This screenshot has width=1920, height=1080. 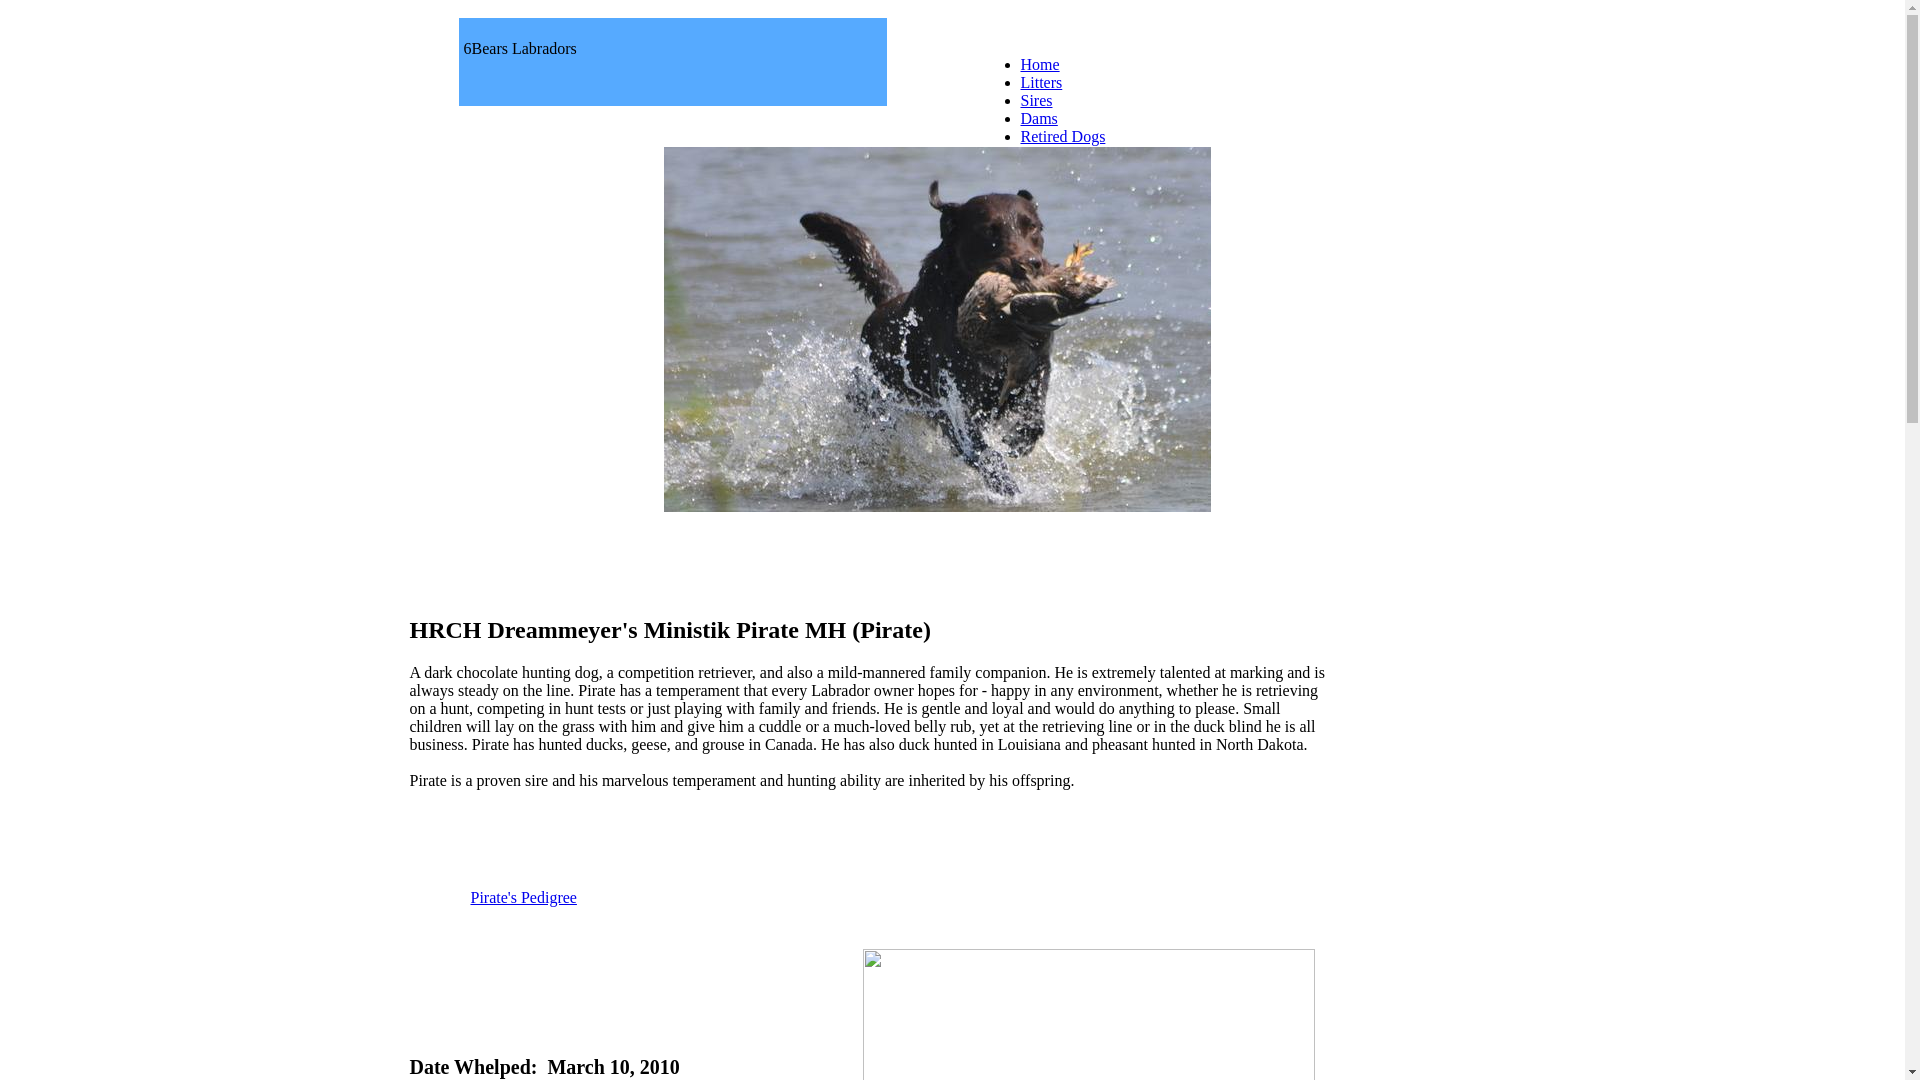 What do you see at coordinates (1019, 135) in the screenshot?
I see `'Retired Dogs'` at bounding box center [1019, 135].